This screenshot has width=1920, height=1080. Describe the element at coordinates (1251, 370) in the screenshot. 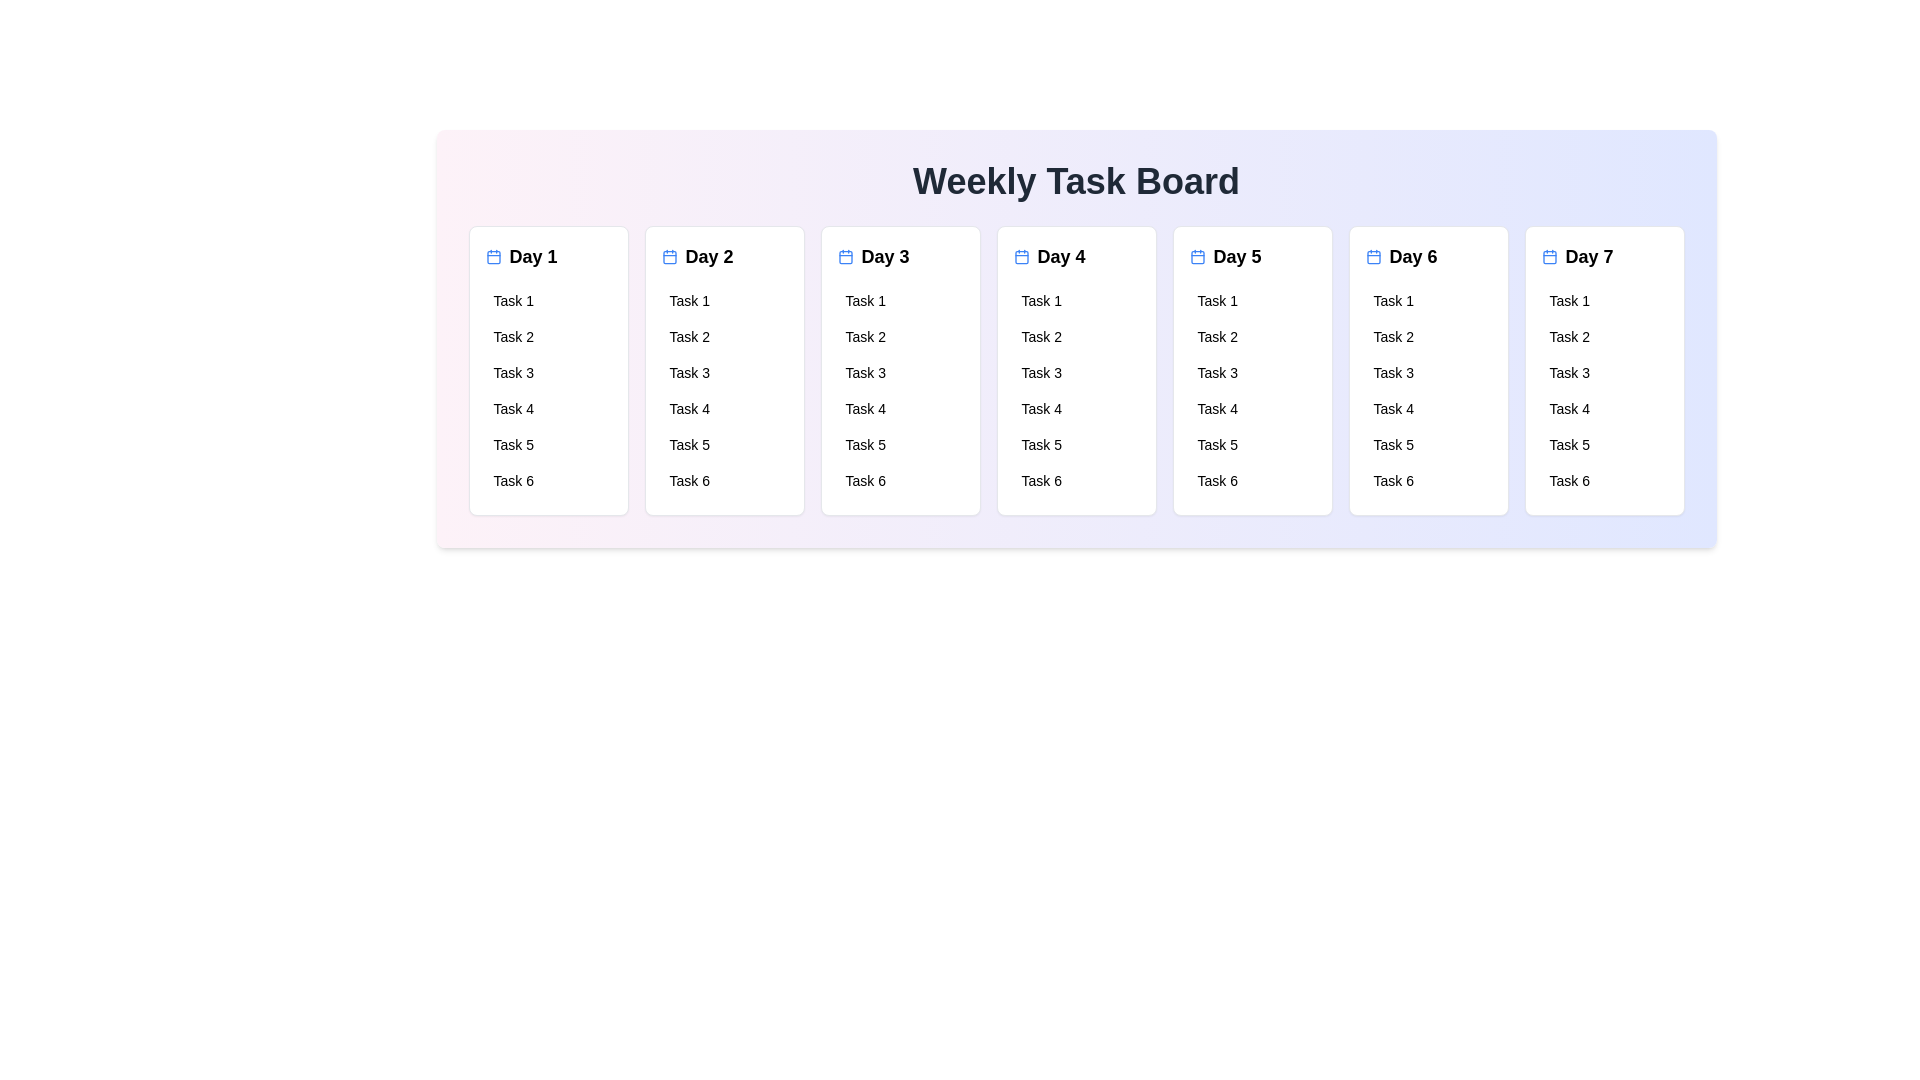

I see `the tasks for Day 5 by interacting with the corresponding day card` at that location.